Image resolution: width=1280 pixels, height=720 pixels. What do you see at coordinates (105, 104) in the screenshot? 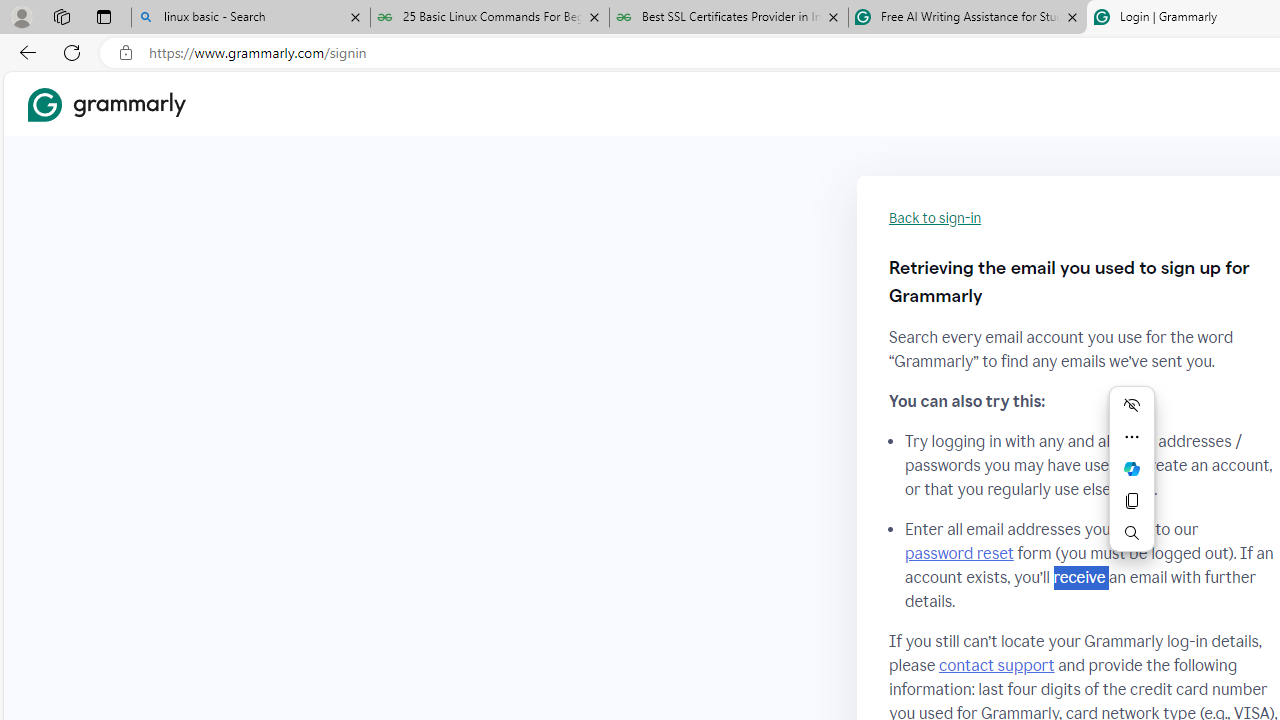
I see `'Grammarly Home'` at bounding box center [105, 104].